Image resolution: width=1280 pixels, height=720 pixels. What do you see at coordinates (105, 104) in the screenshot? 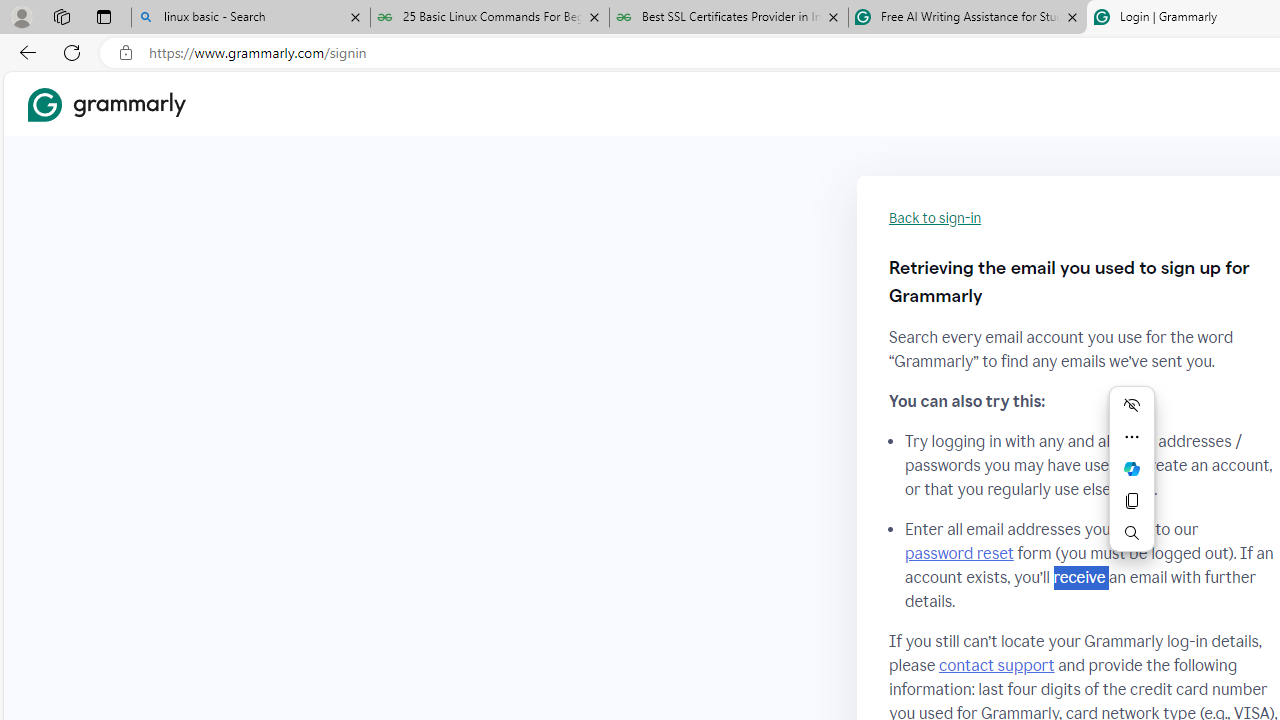
I see `'Grammarly Home'` at bounding box center [105, 104].